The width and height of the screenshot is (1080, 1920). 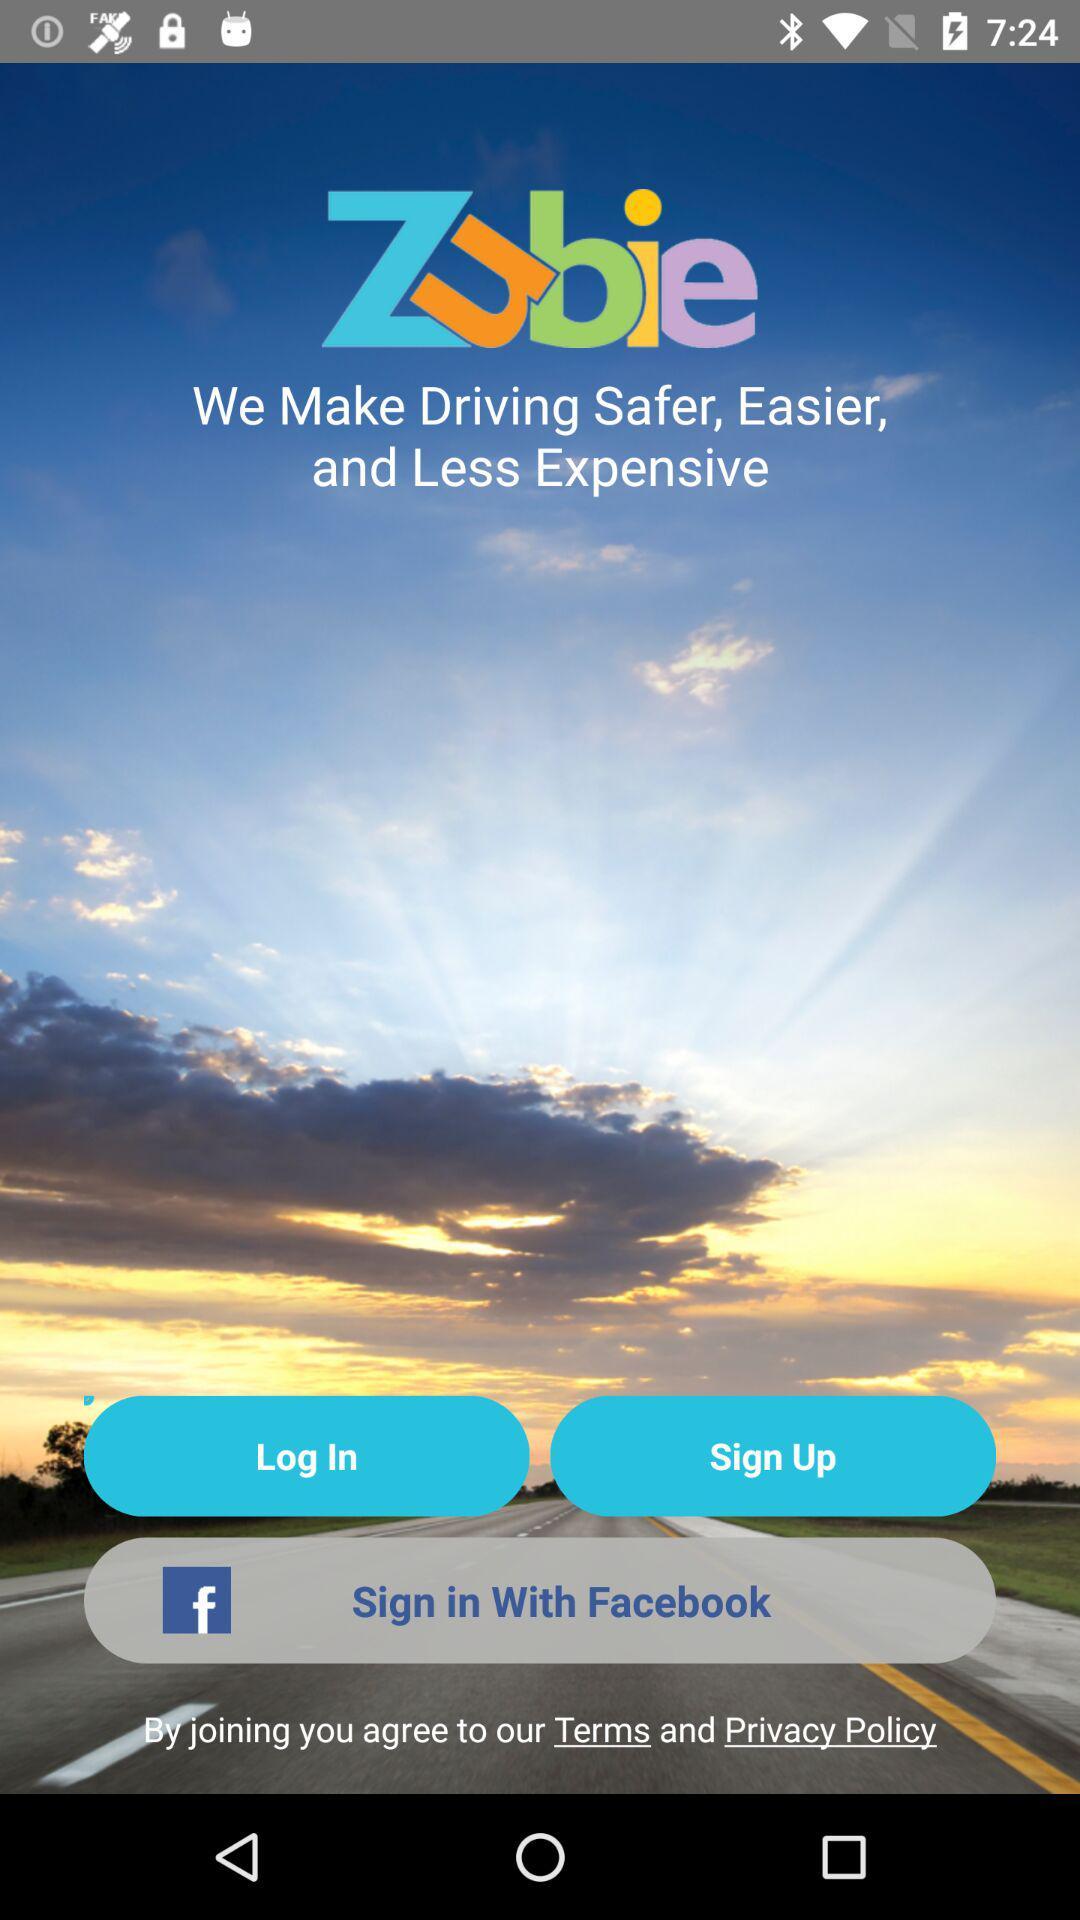 I want to click on the icon at the bottom right corner, so click(x=772, y=1456).